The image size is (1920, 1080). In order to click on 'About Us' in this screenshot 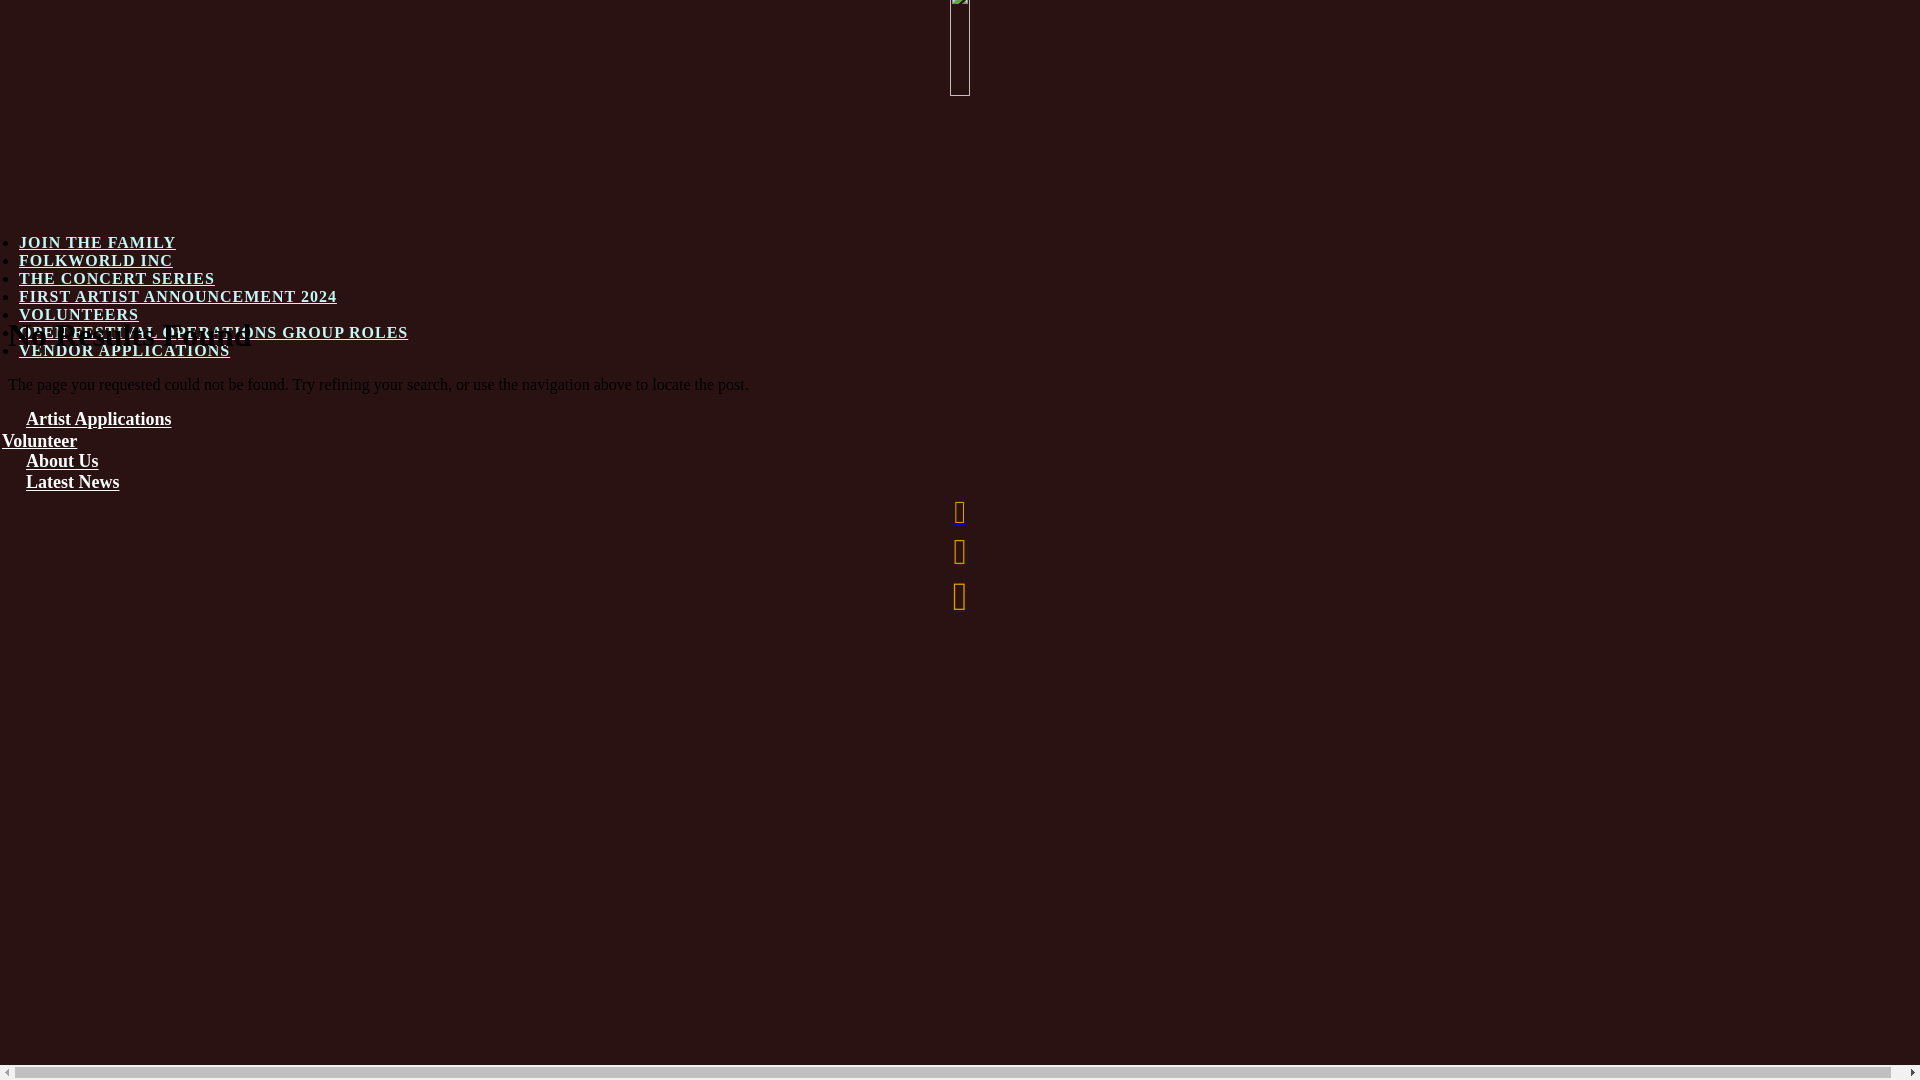, I will do `click(62, 461)`.